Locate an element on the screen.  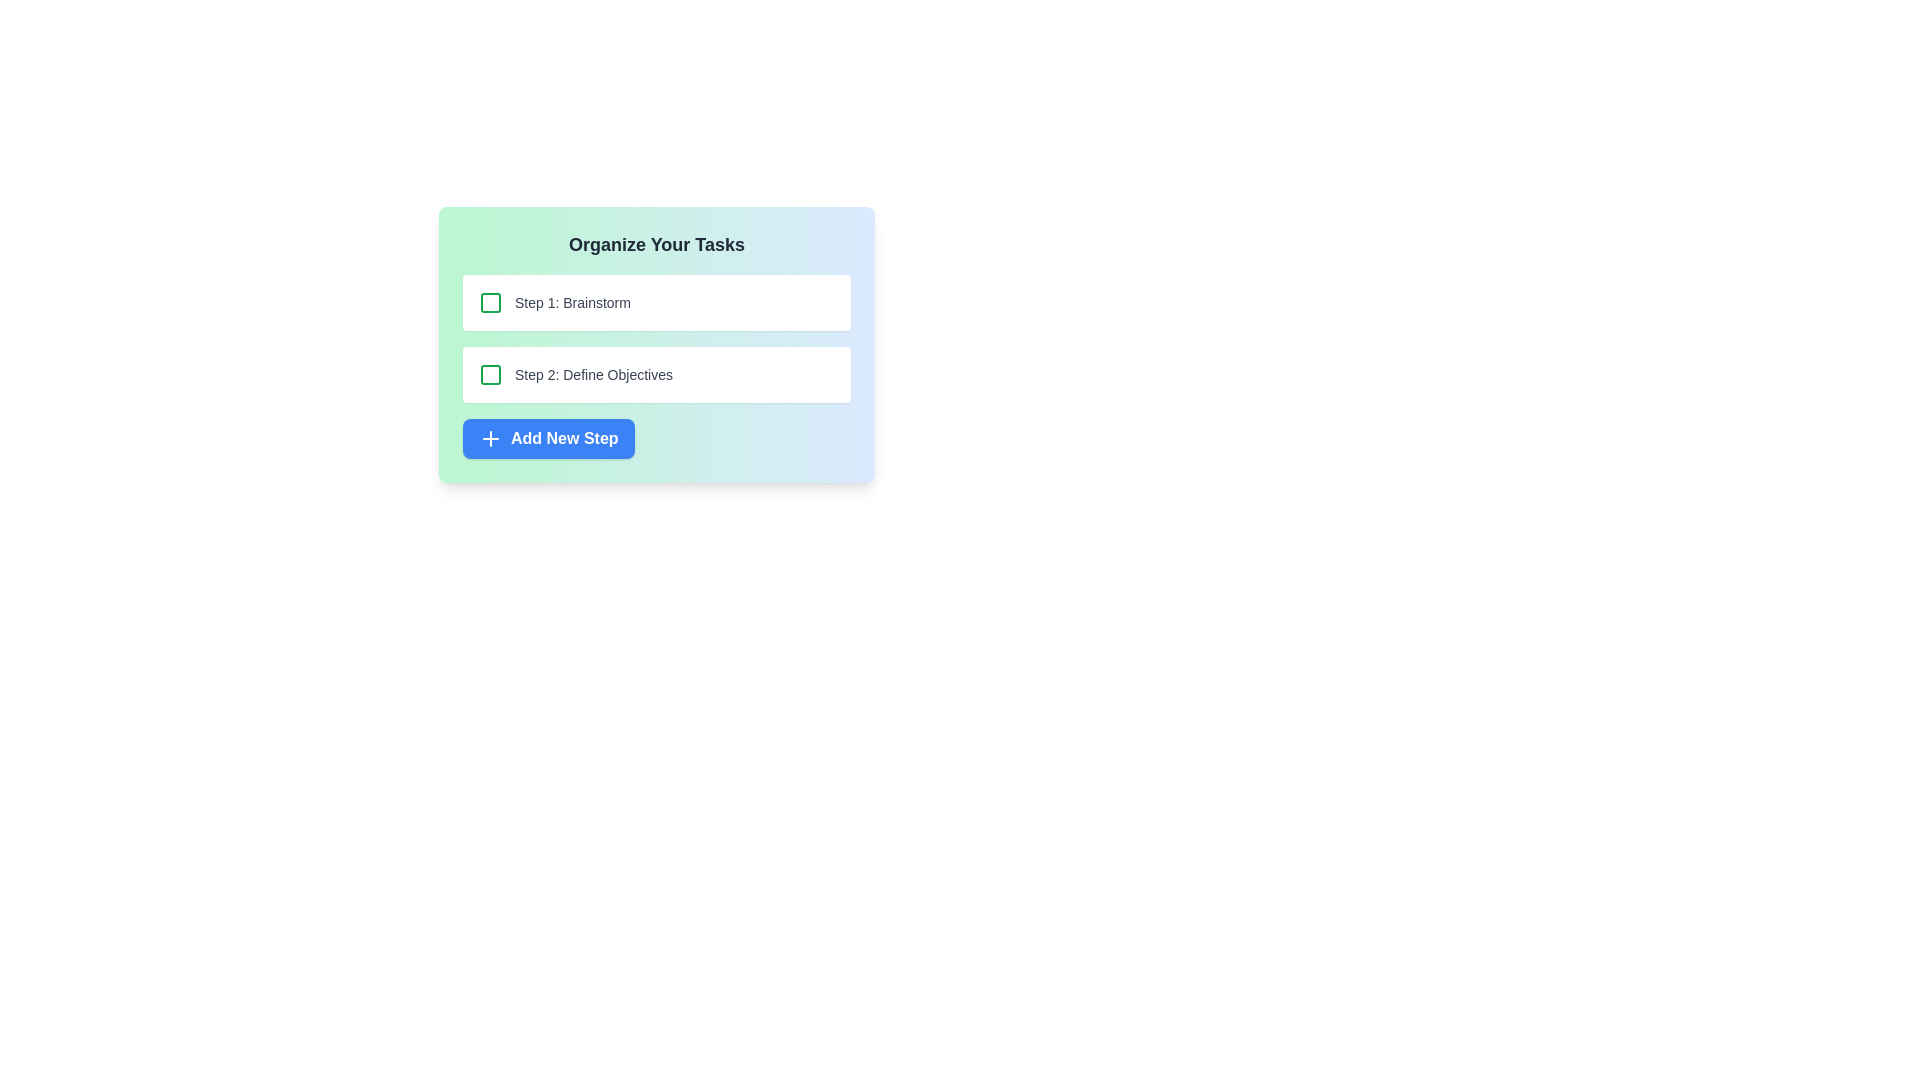
the non-interactive Text display that provides descriptive information about 'Step 1', located to the right of a checkbox is located at coordinates (571, 303).